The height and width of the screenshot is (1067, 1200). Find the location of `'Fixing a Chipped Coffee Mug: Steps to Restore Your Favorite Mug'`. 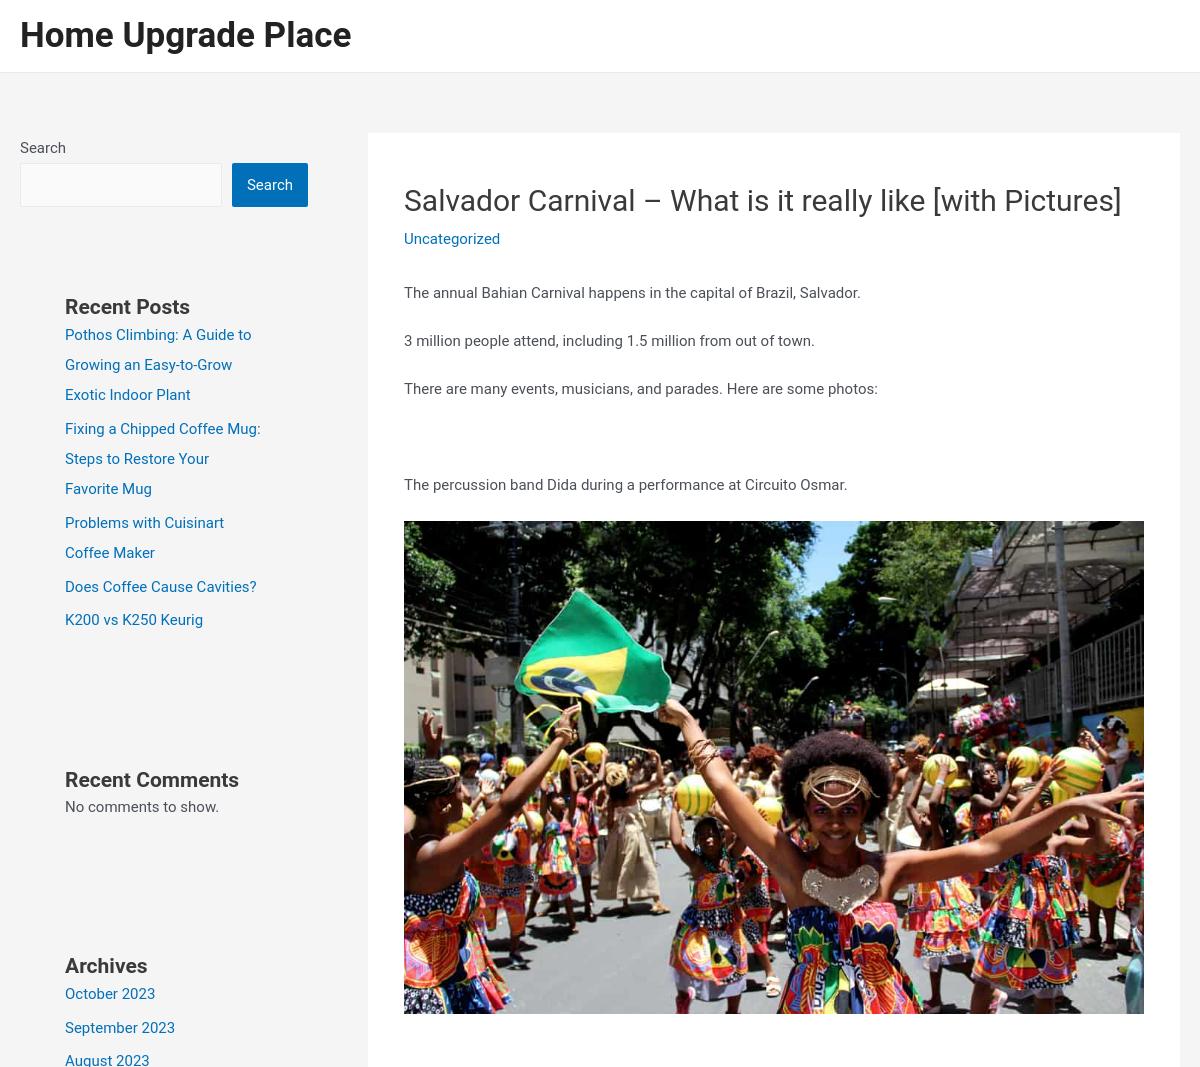

'Fixing a Chipped Coffee Mug: Steps to Restore Your Favorite Mug' is located at coordinates (65, 458).